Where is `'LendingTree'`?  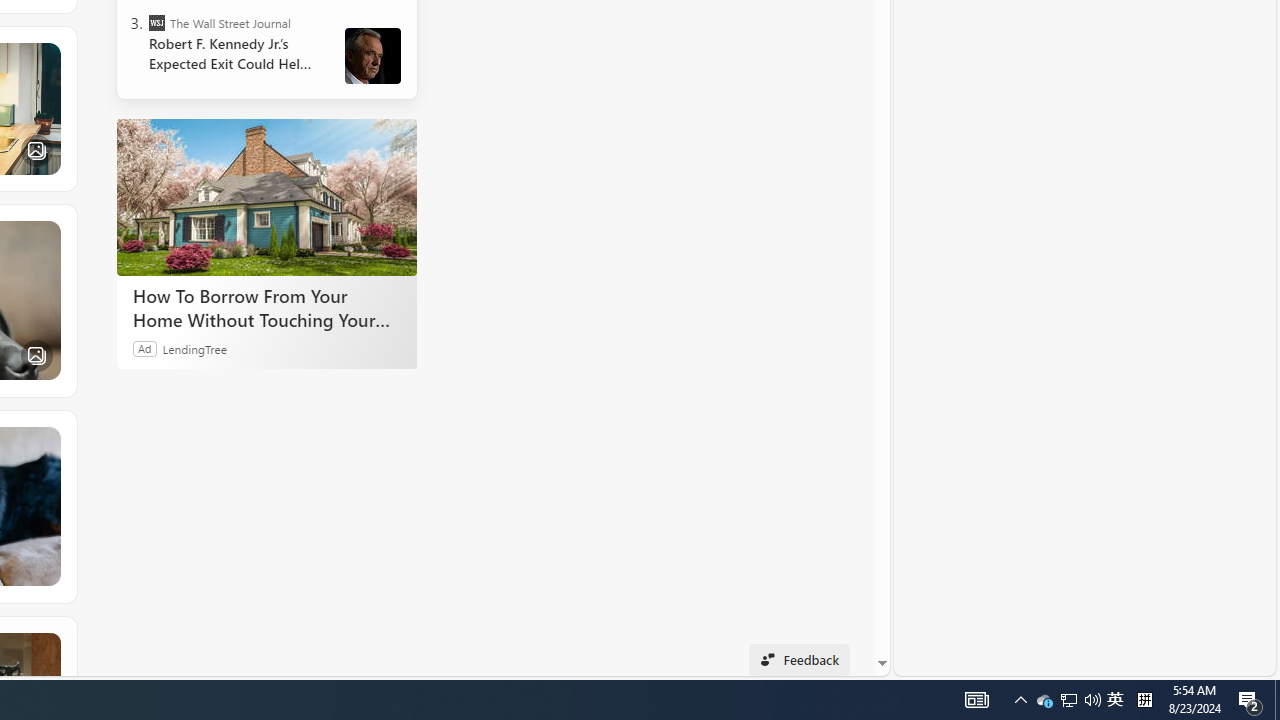 'LendingTree' is located at coordinates (195, 347).